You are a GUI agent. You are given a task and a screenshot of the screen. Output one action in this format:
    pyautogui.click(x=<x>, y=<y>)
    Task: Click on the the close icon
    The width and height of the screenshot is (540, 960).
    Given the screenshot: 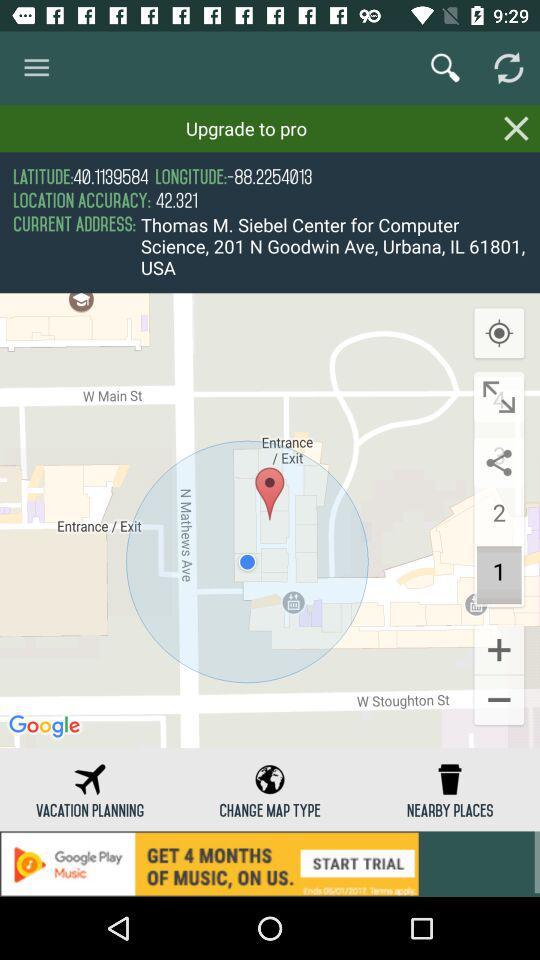 What is the action you would take?
    pyautogui.click(x=516, y=127)
    